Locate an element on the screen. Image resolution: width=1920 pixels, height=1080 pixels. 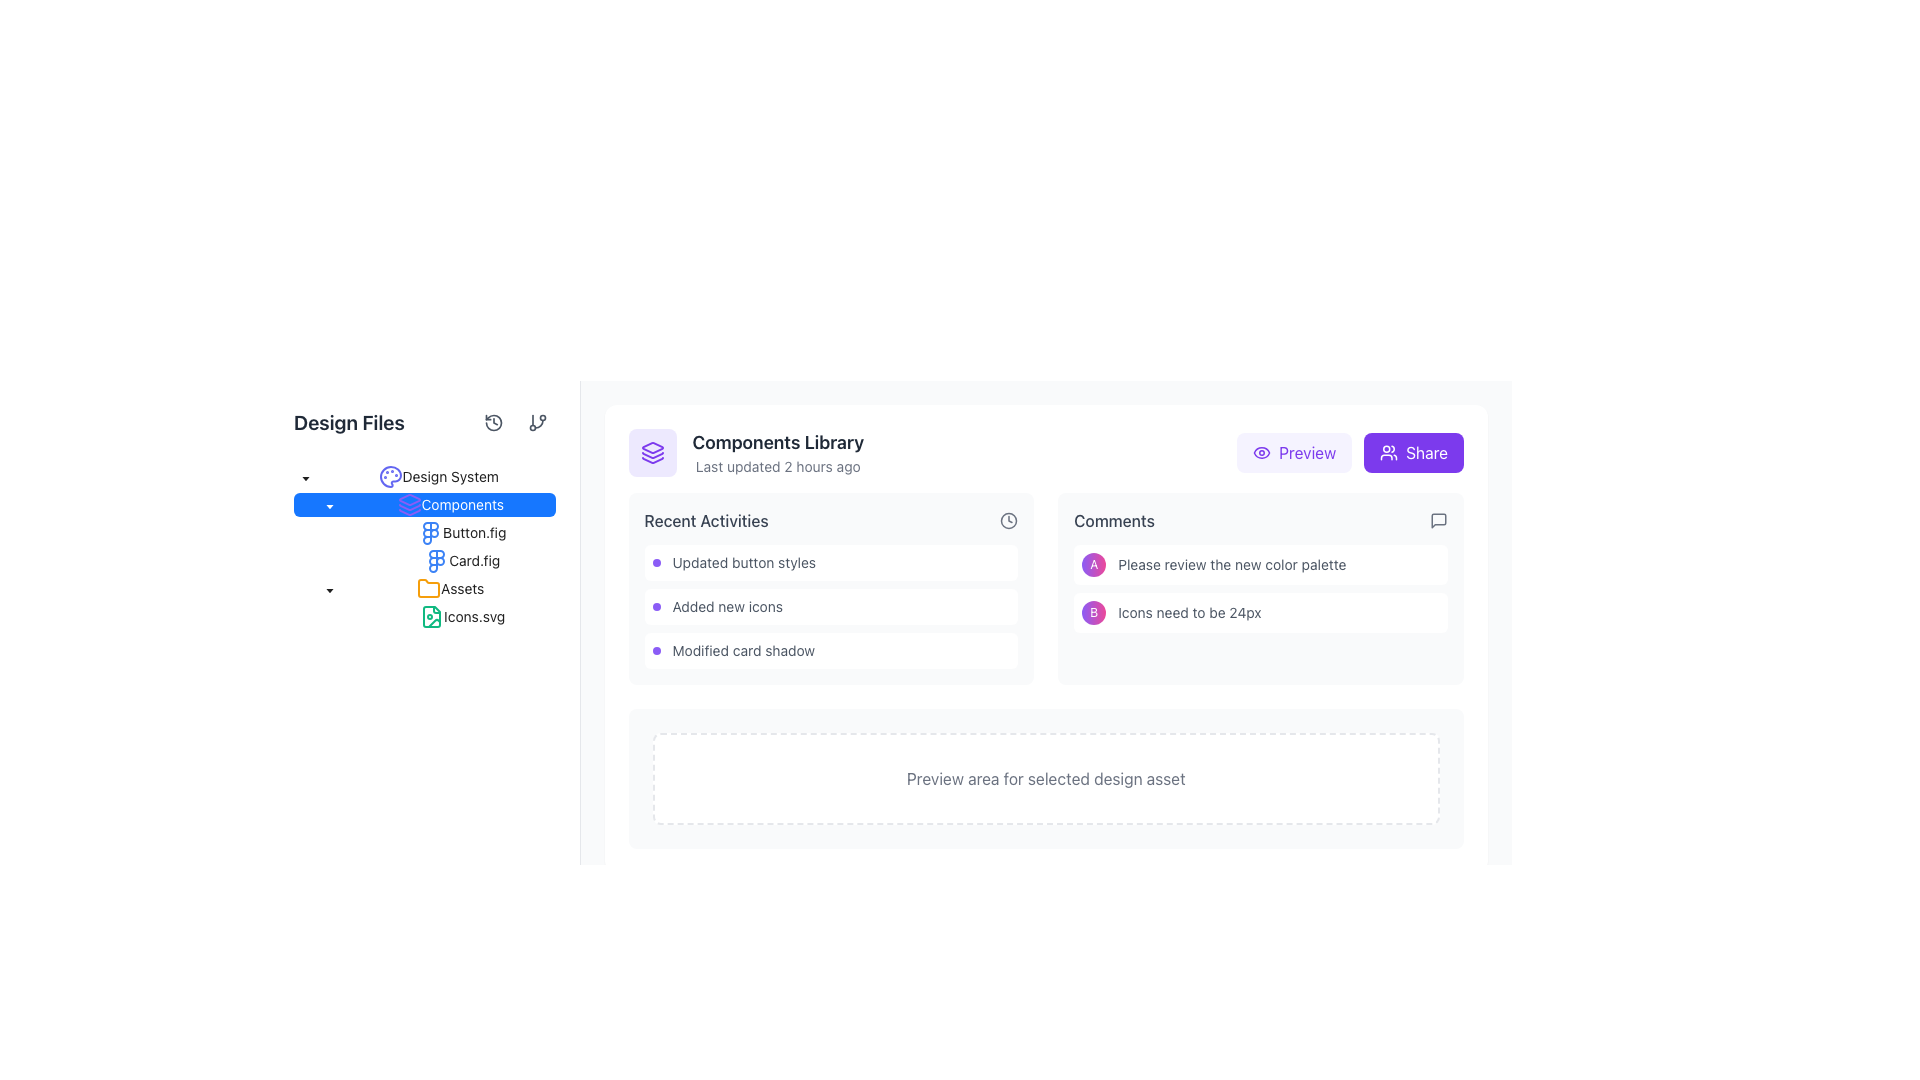
the preview button located in the top-right section of the component library interface, positioned to the left of the 'Share' button is located at coordinates (1294, 452).